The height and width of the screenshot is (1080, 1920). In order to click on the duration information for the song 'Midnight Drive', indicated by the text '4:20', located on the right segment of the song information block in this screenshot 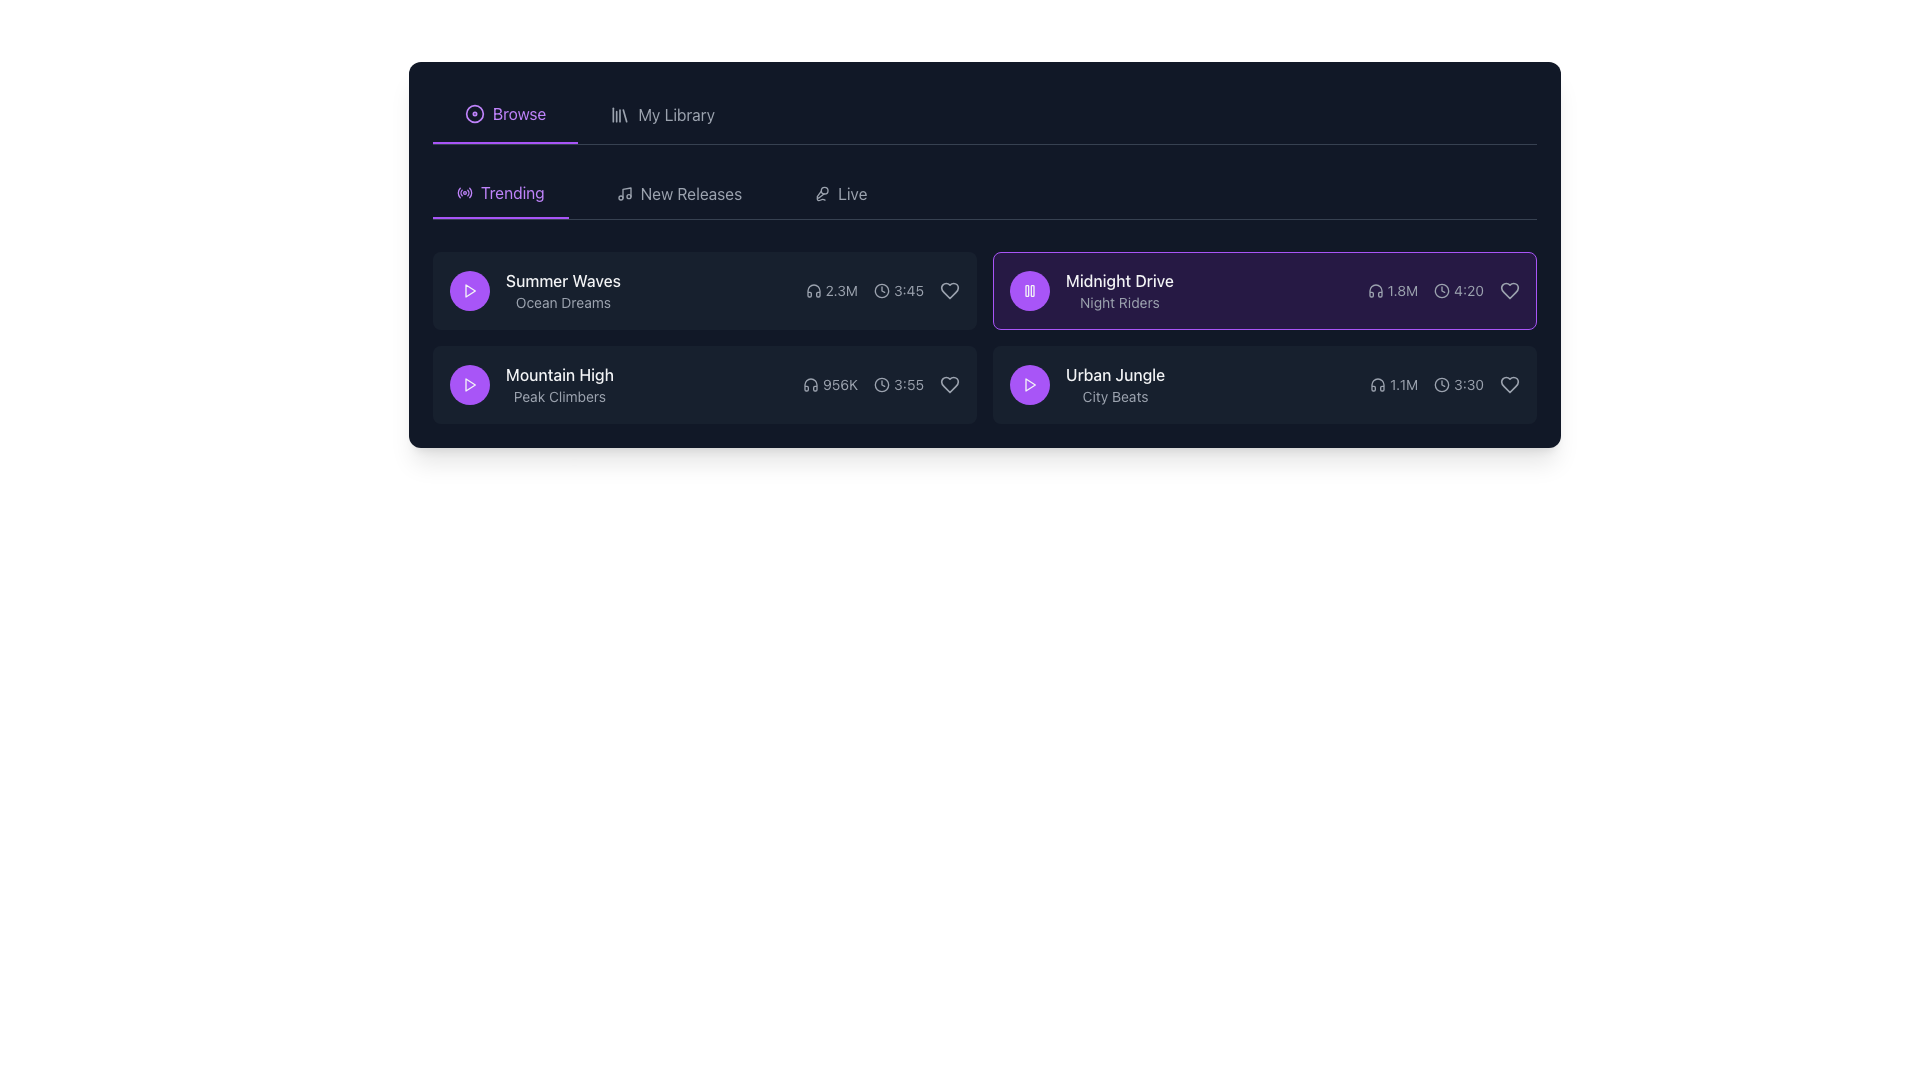, I will do `click(1443, 290)`.